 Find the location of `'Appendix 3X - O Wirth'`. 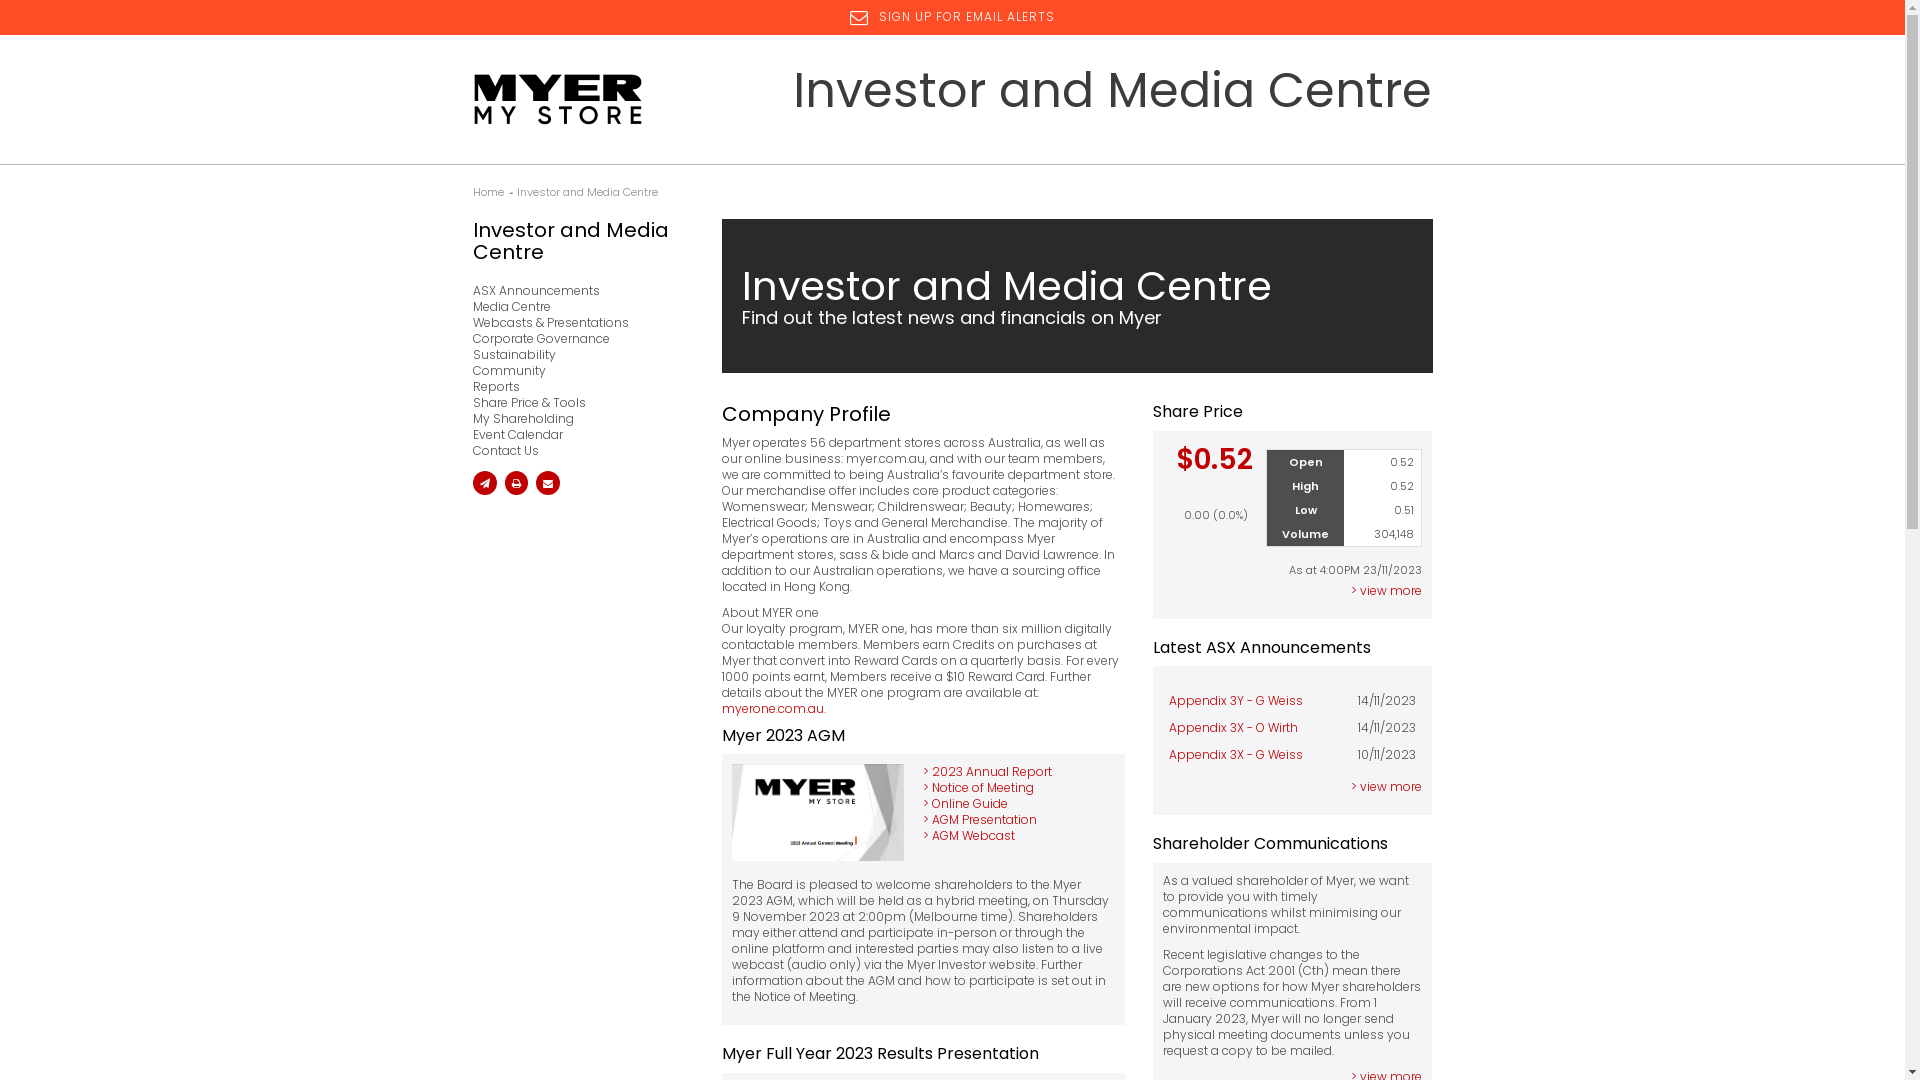

'Appendix 3X - O Wirth' is located at coordinates (1232, 727).